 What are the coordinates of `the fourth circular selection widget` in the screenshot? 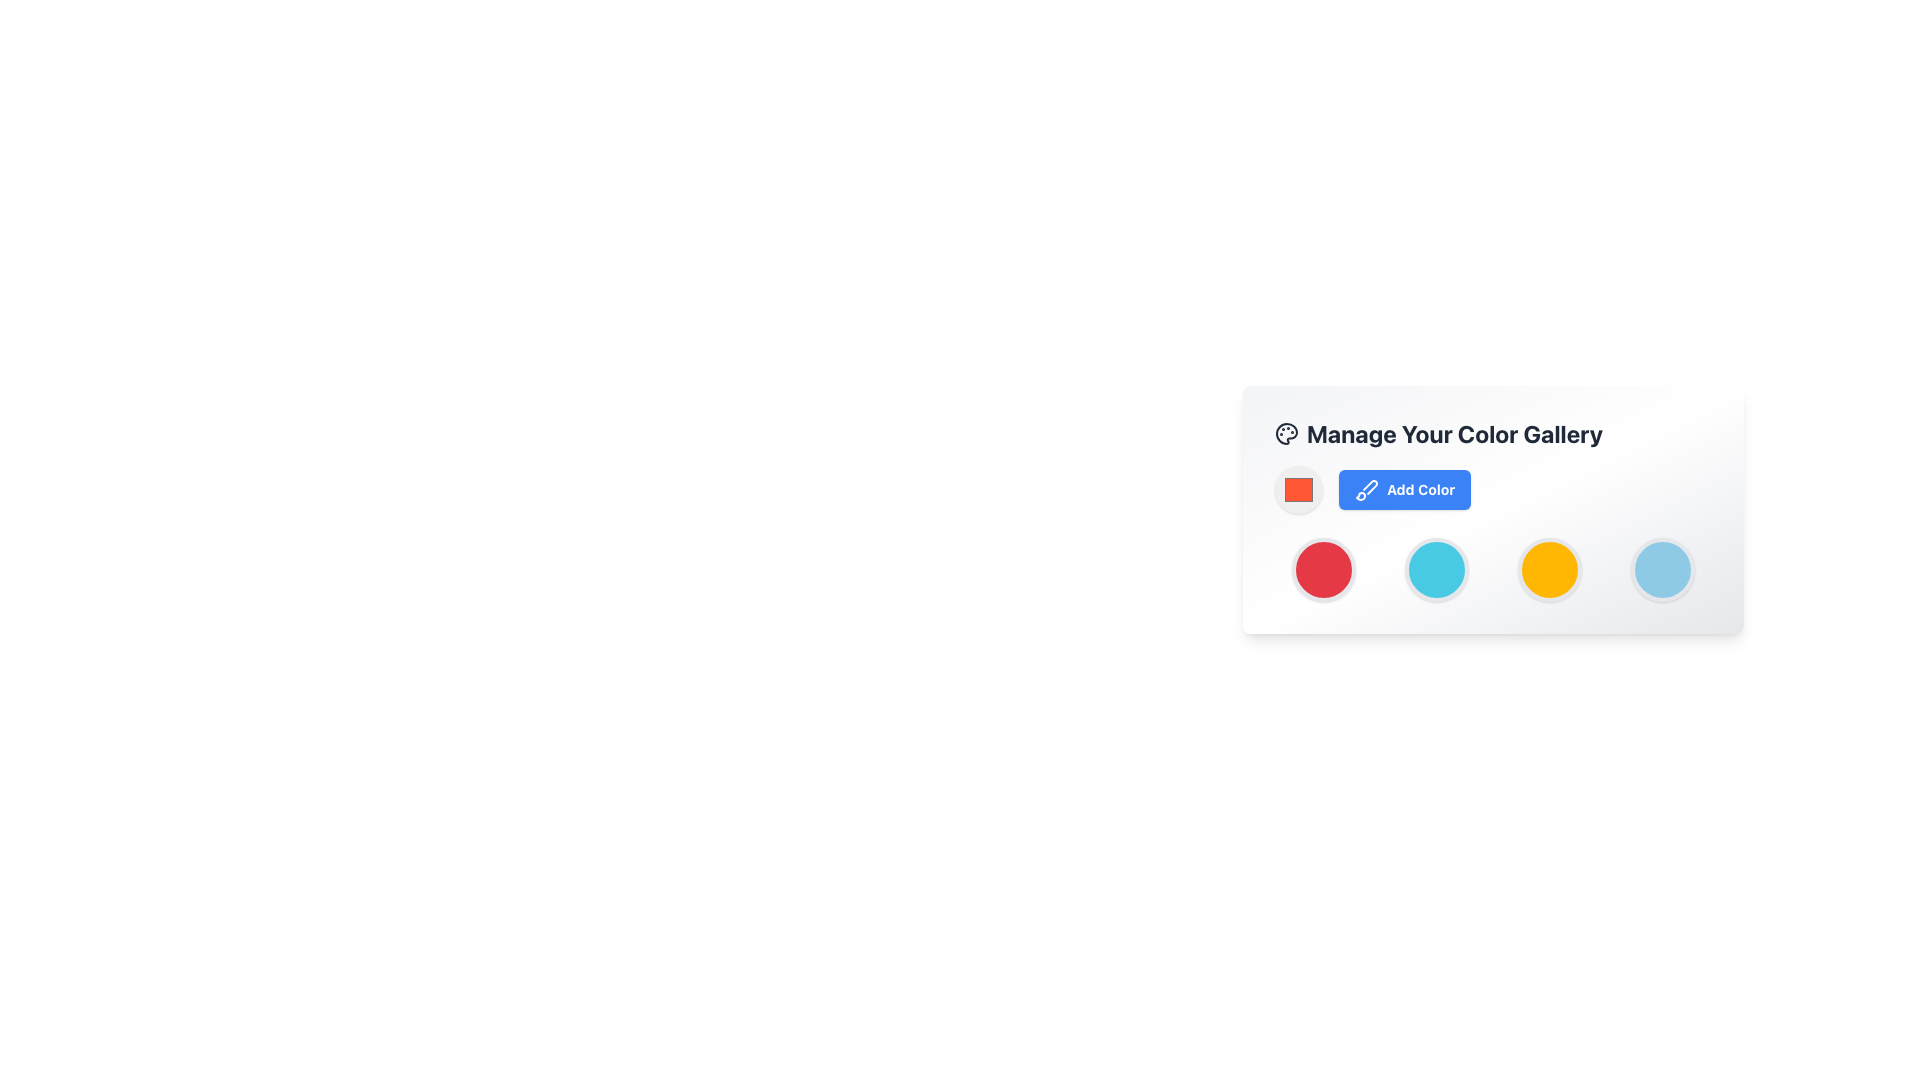 It's located at (1663, 570).